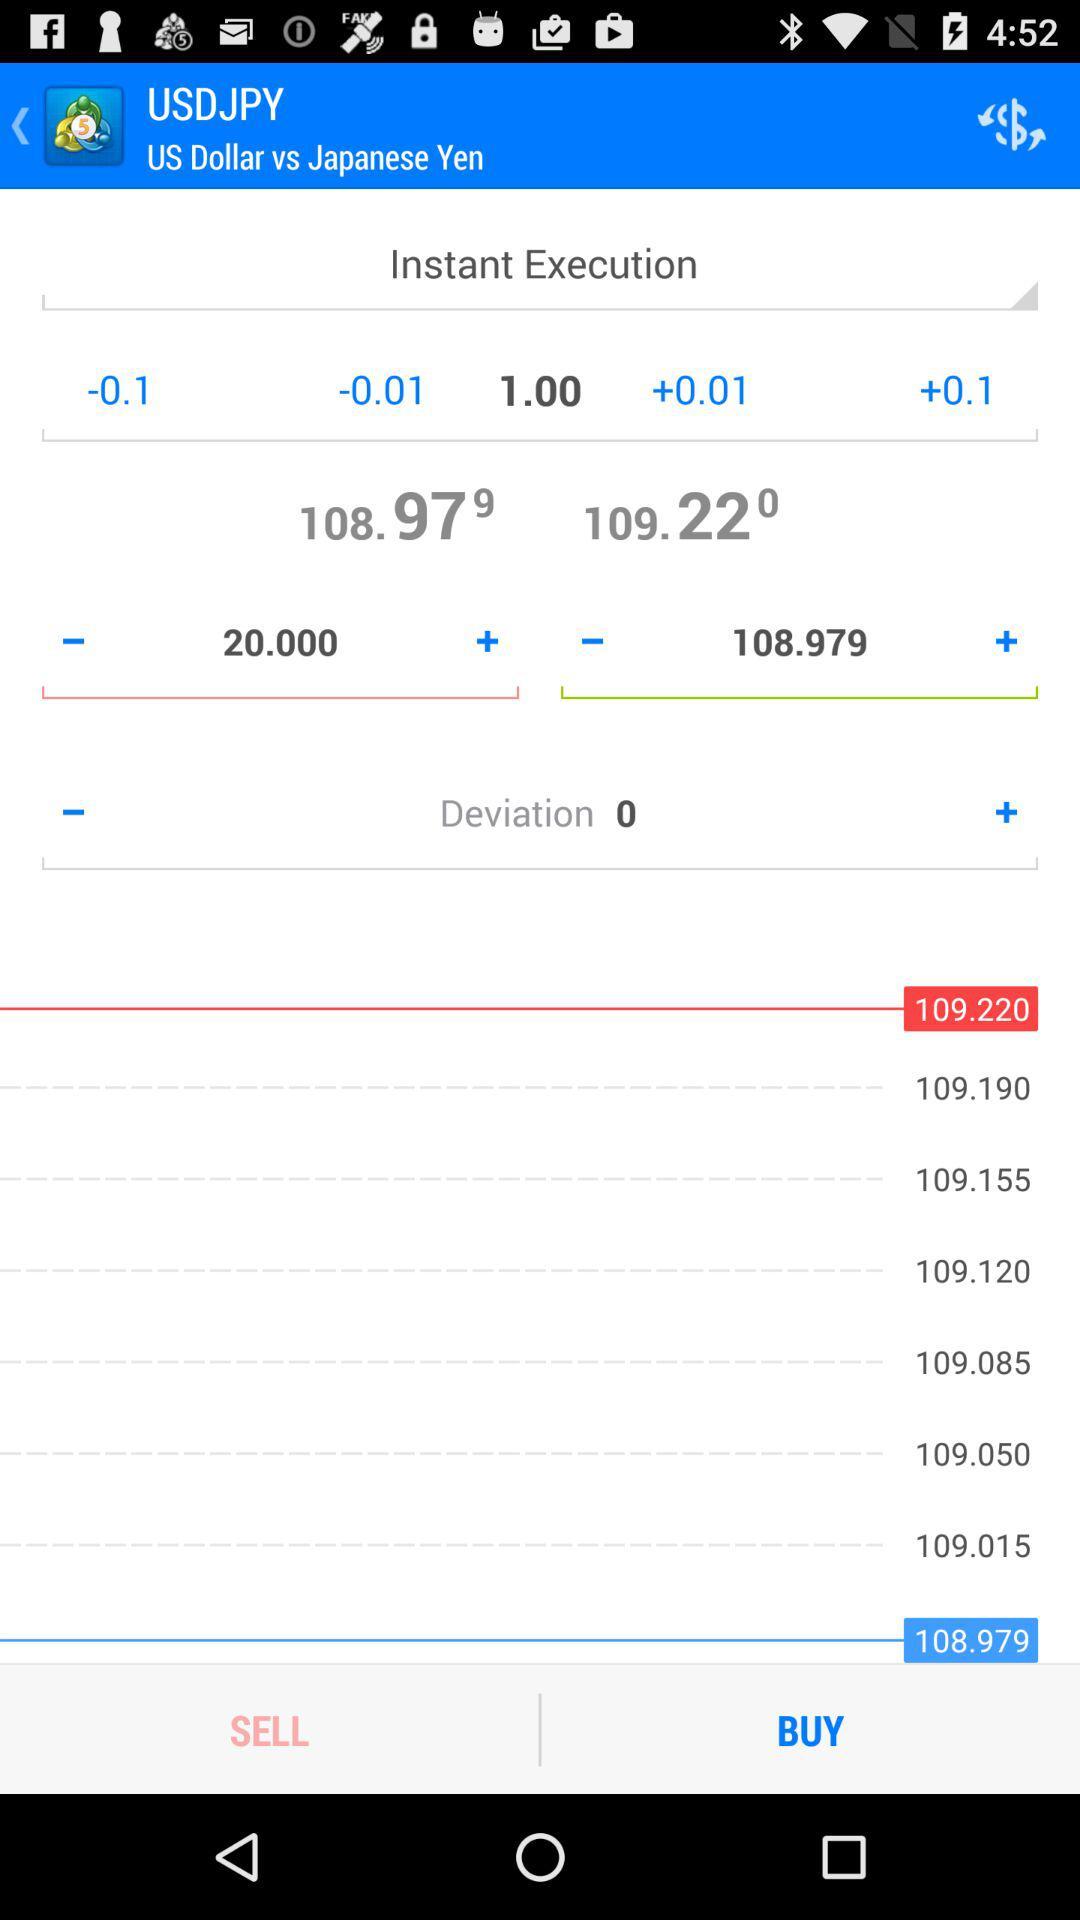 Image resolution: width=1080 pixels, height=1920 pixels. What do you see at coordinates (268, 1728) in the screenshot?
I see `sell item` at bounding box center [268, 1728].